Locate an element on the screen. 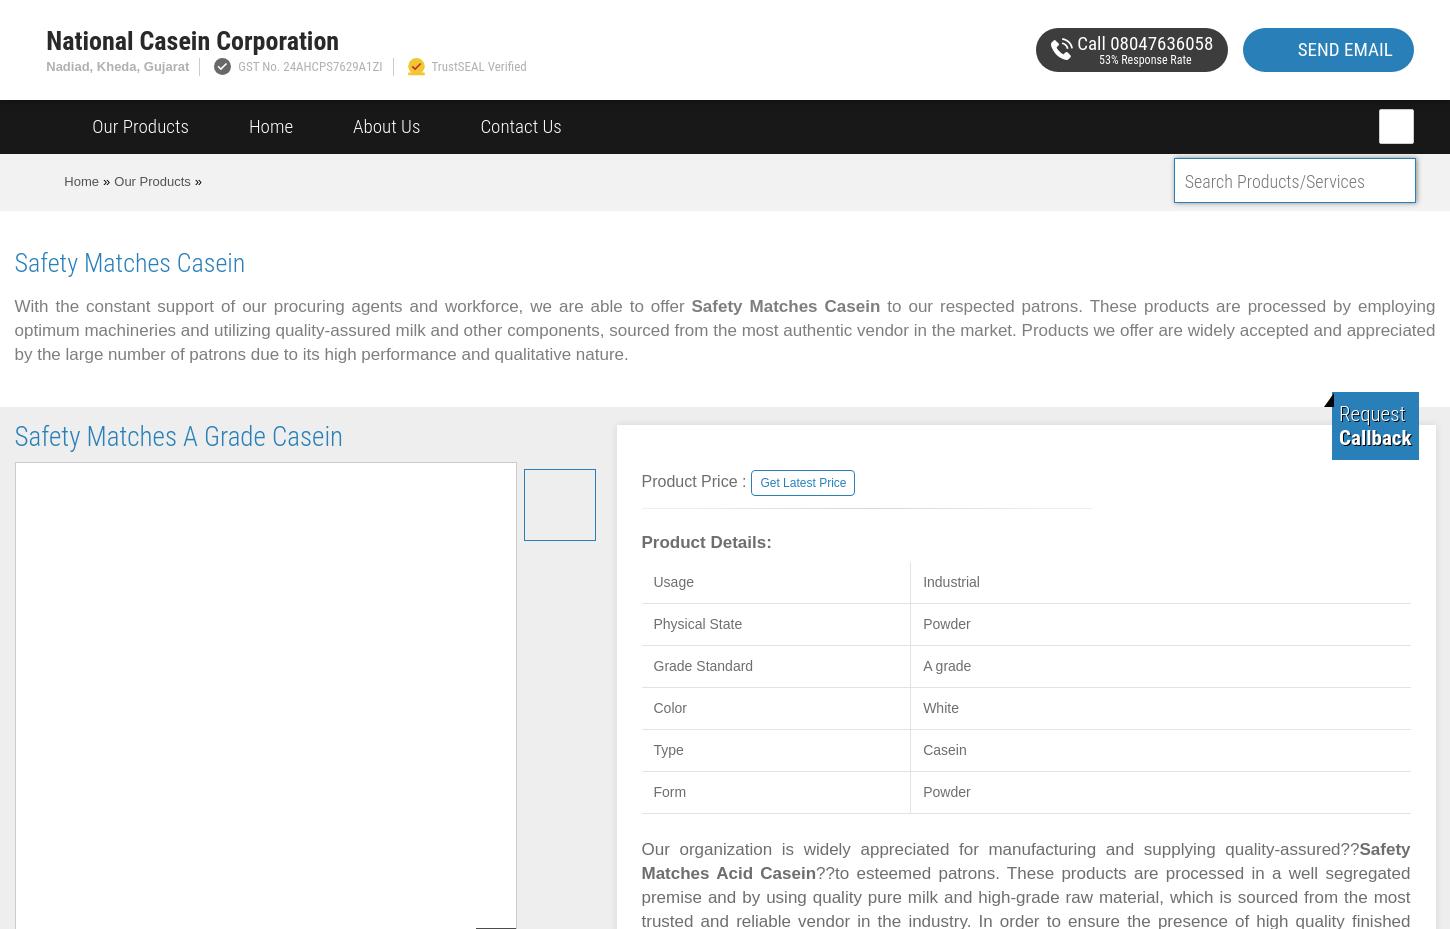  'Color' is located at coordinates (668, 707).